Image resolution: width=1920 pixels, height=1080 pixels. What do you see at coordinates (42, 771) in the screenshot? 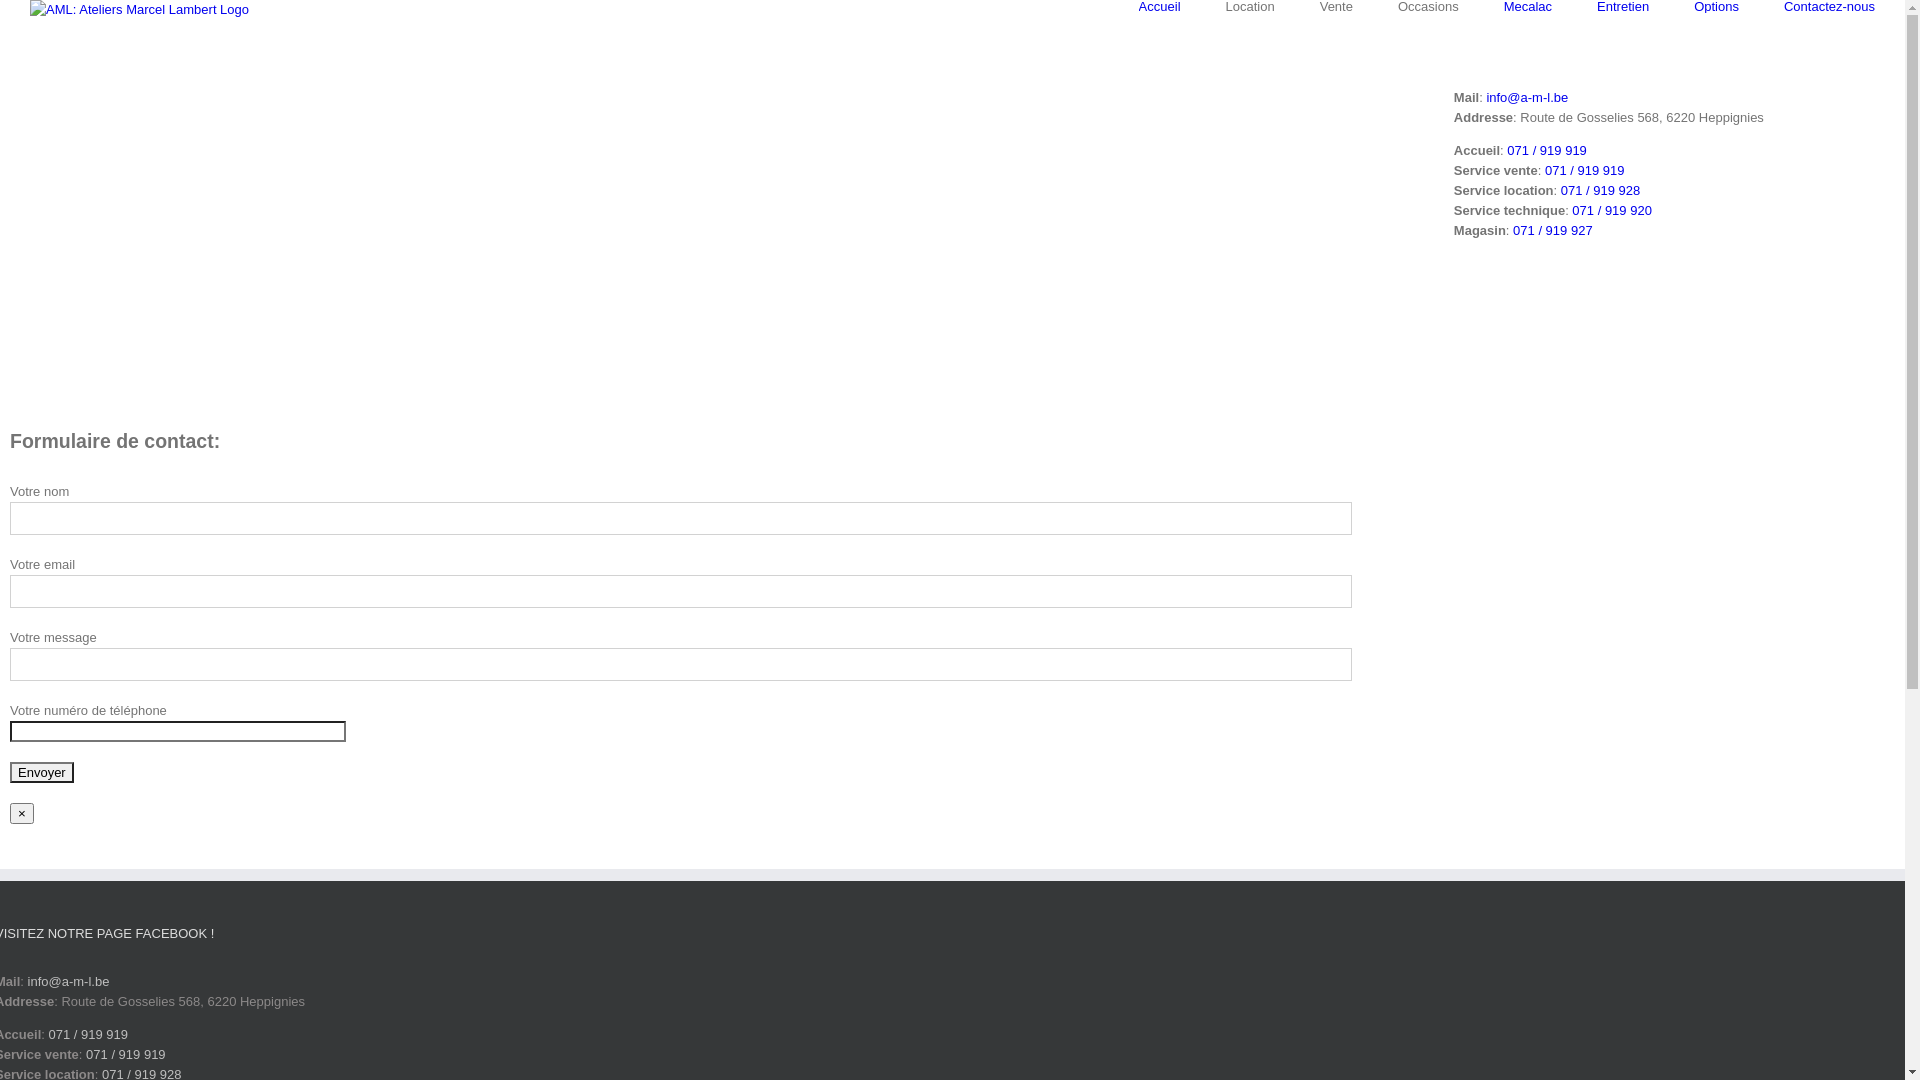
I see `'Envoyer'` at bounding box center [42, 771].